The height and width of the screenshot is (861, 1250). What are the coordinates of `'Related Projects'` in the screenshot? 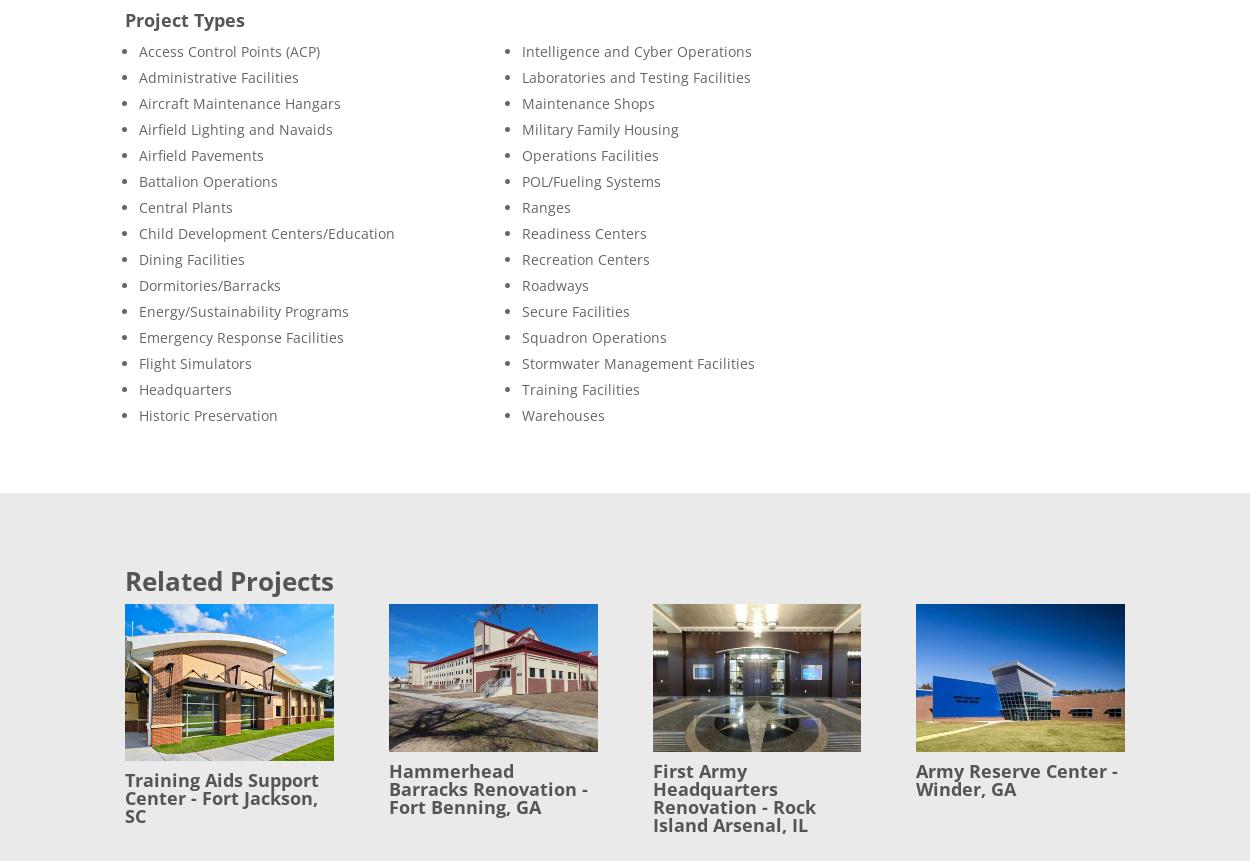 It's located at (228, 580).